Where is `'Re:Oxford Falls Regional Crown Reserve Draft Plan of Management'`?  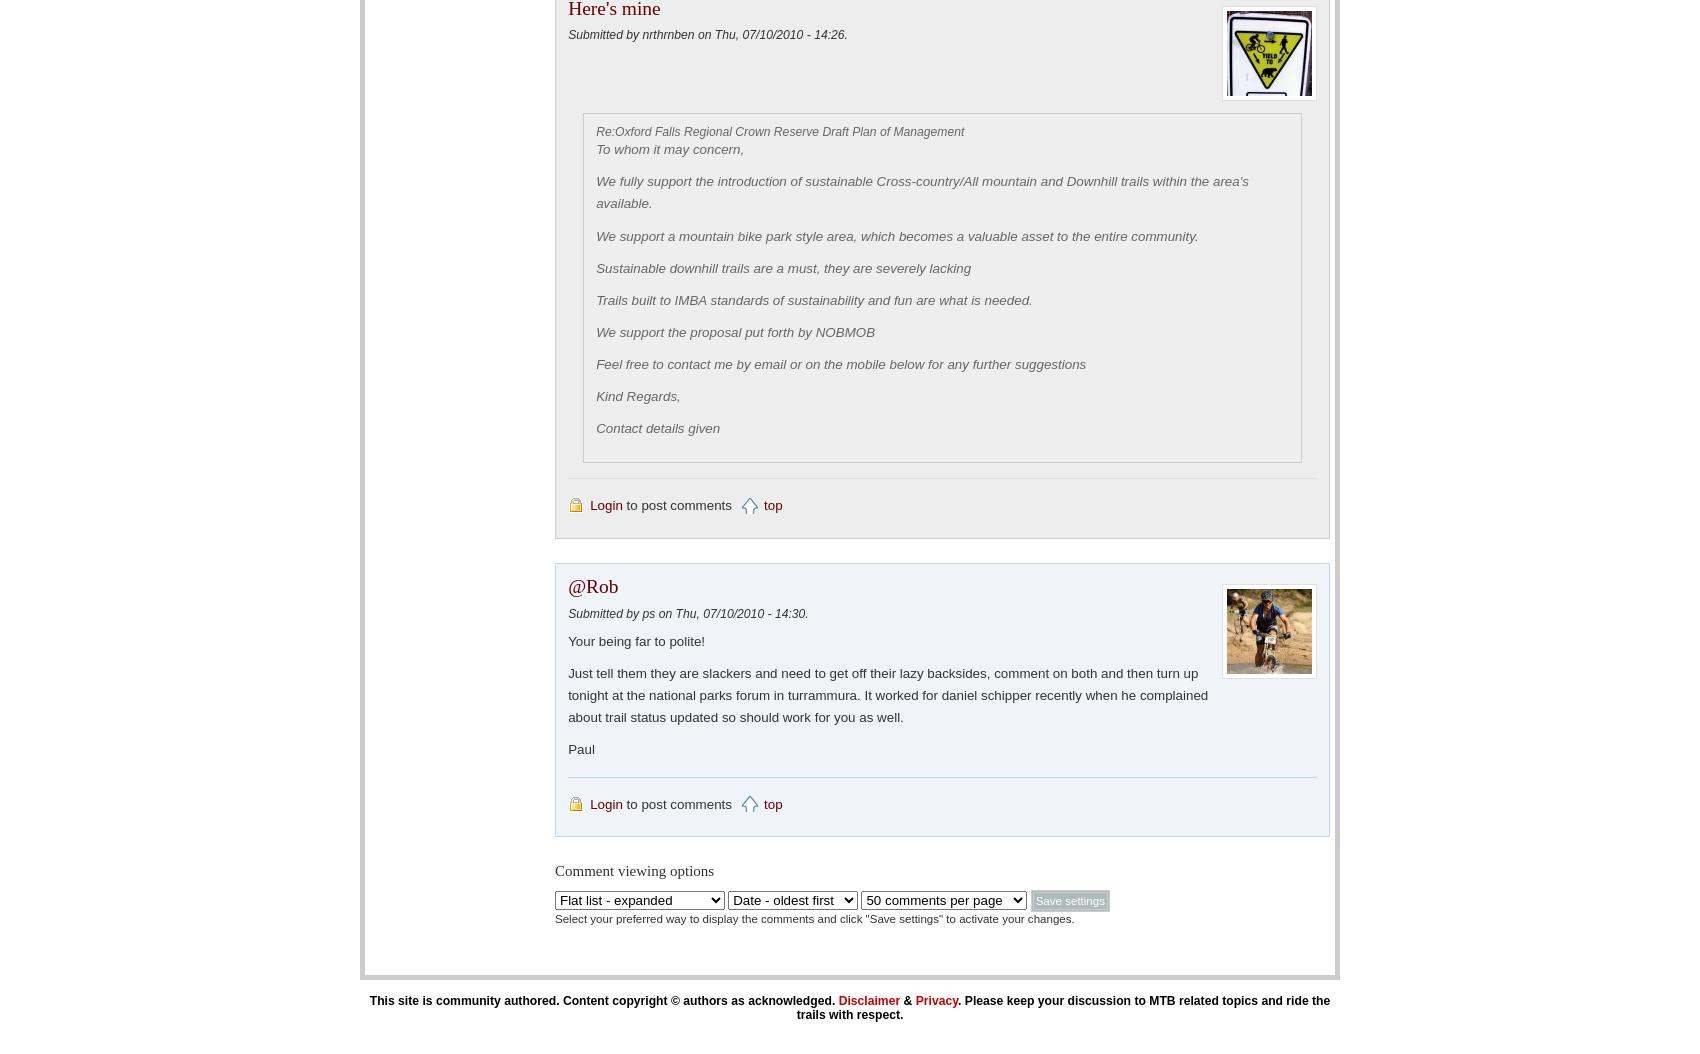
'Re:Oxford Falls Regional Crown Reserve Draft Plan of Management' is located at coordinates (778, 131).